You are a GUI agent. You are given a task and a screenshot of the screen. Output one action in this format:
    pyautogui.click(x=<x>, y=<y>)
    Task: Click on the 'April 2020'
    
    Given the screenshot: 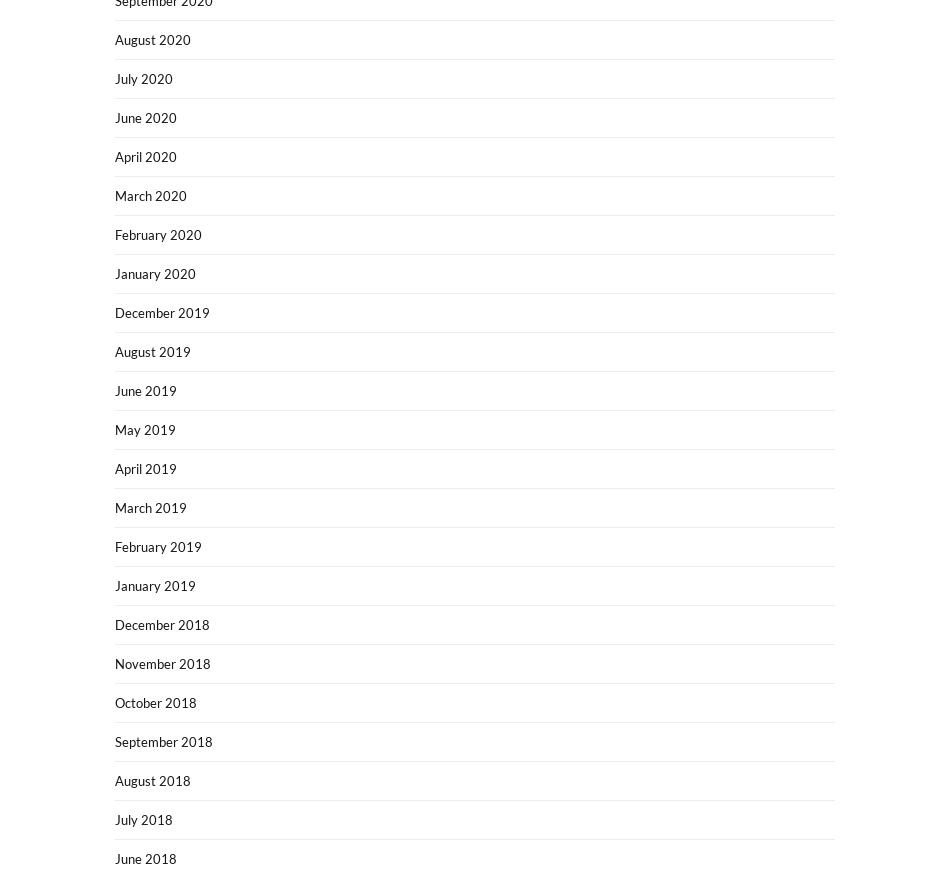 What is the action you would take?
    pyautogui.click(x=146, y=155)
    